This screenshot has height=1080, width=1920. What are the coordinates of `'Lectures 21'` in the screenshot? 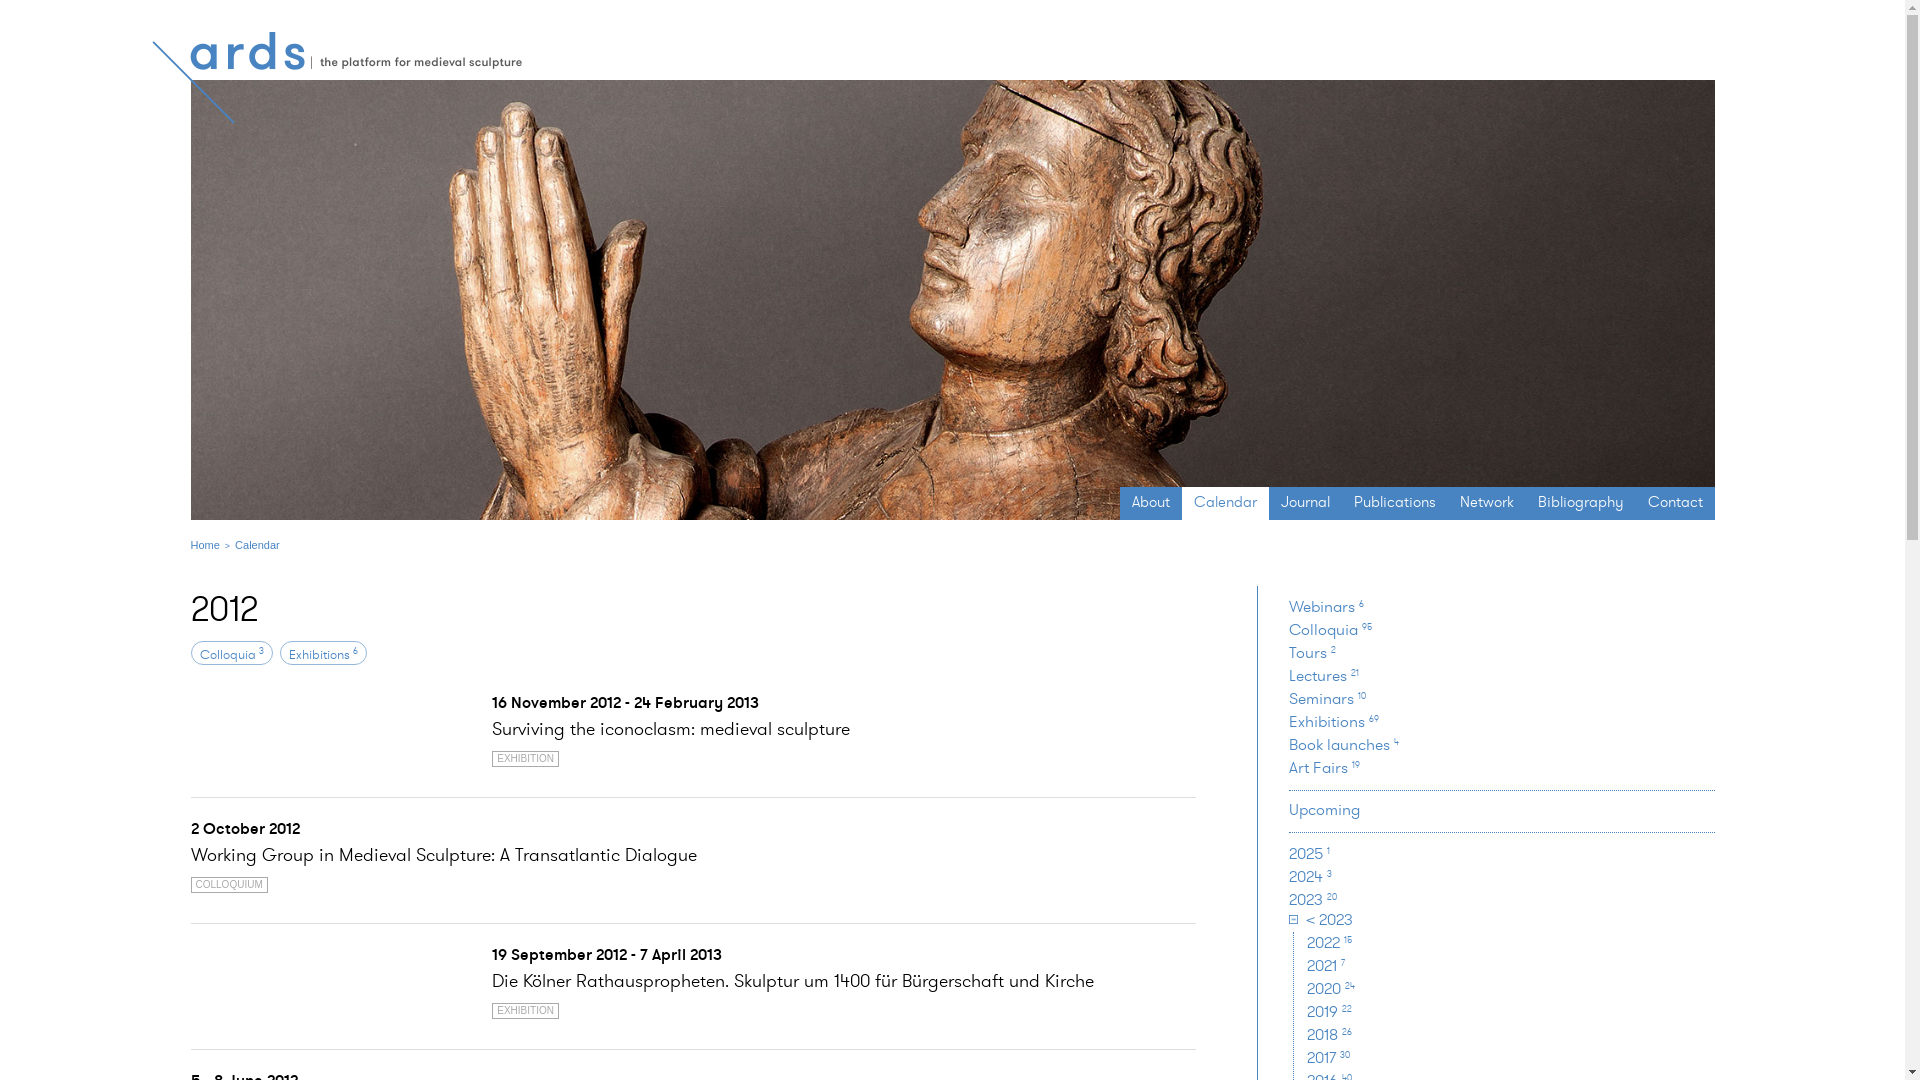 It's located at (1324, 675).